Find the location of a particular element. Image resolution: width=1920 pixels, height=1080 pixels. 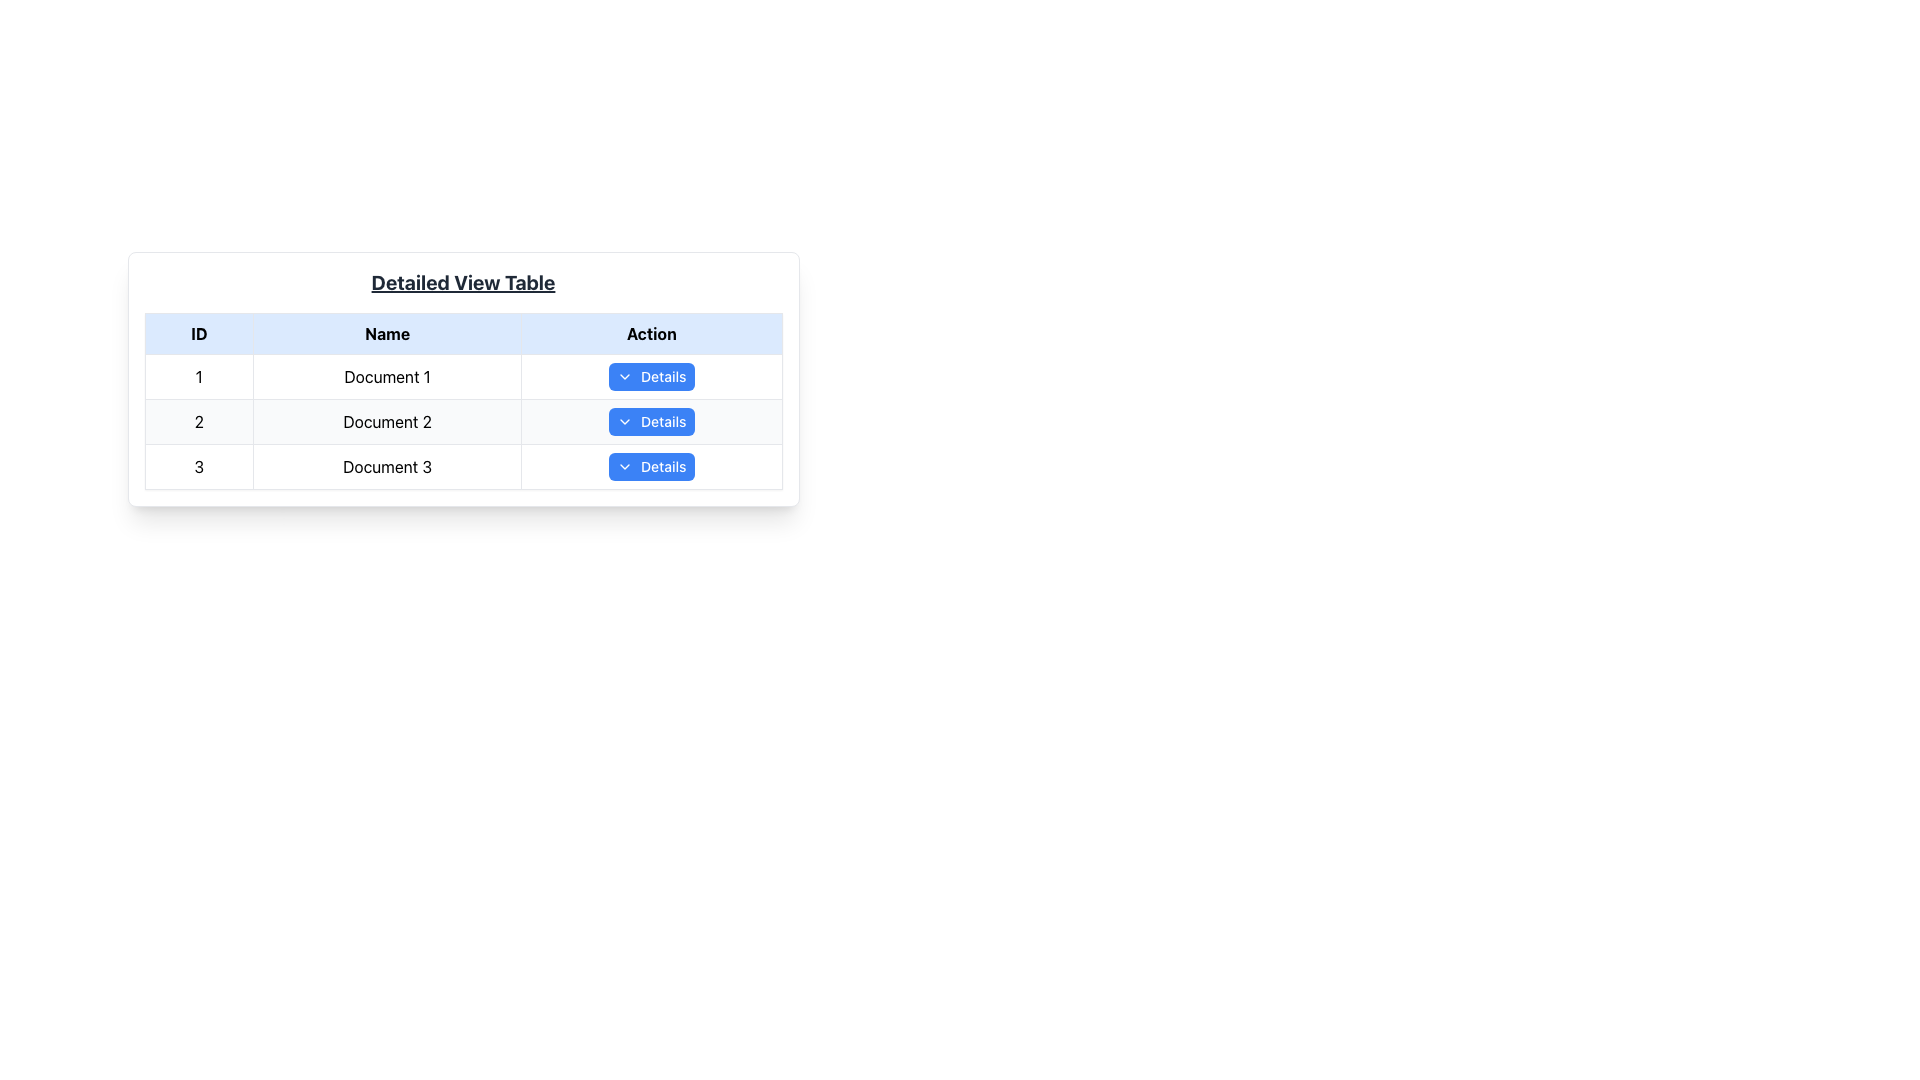

the 'Details' button in the 'Action' column of the first row, which contains a downwards-oriented chevron or arrow and is styled with a blue background and white text is located at coordinates (624, 377).